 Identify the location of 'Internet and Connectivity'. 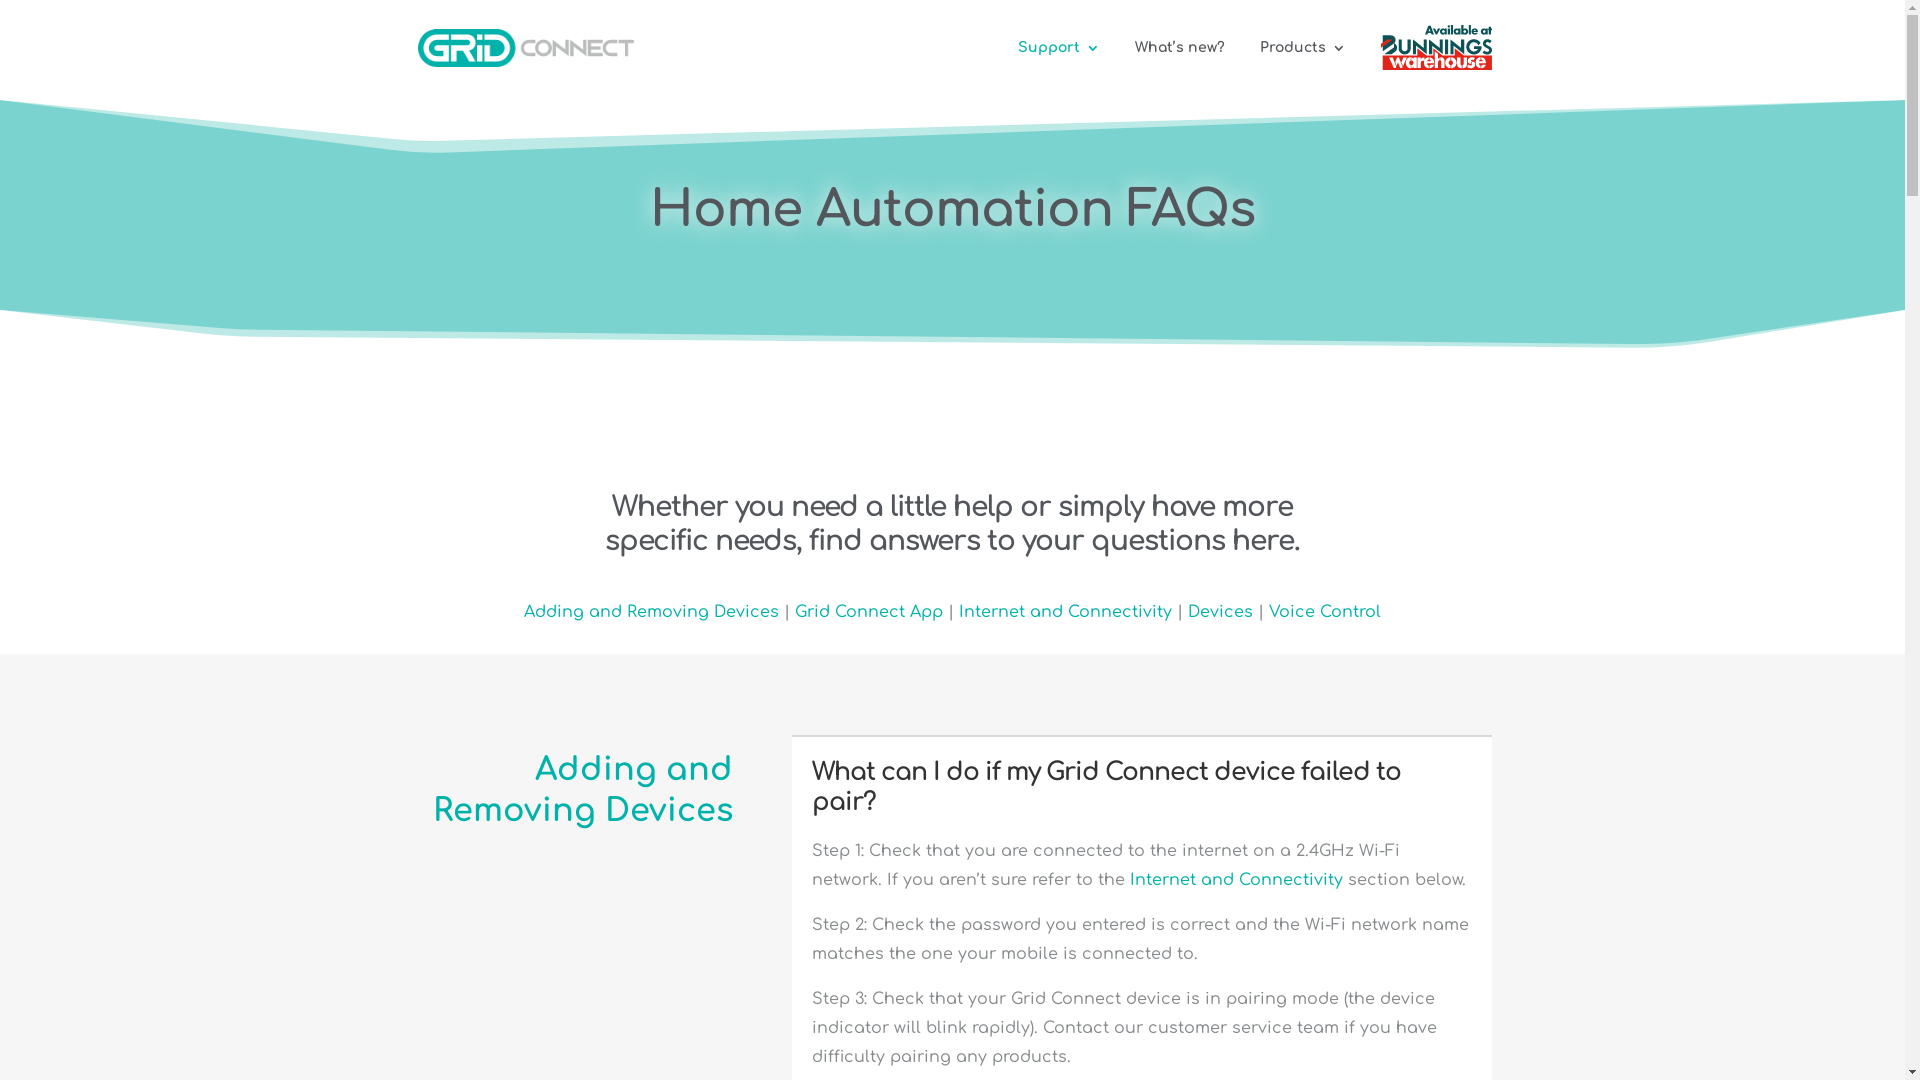
(1235, 878).